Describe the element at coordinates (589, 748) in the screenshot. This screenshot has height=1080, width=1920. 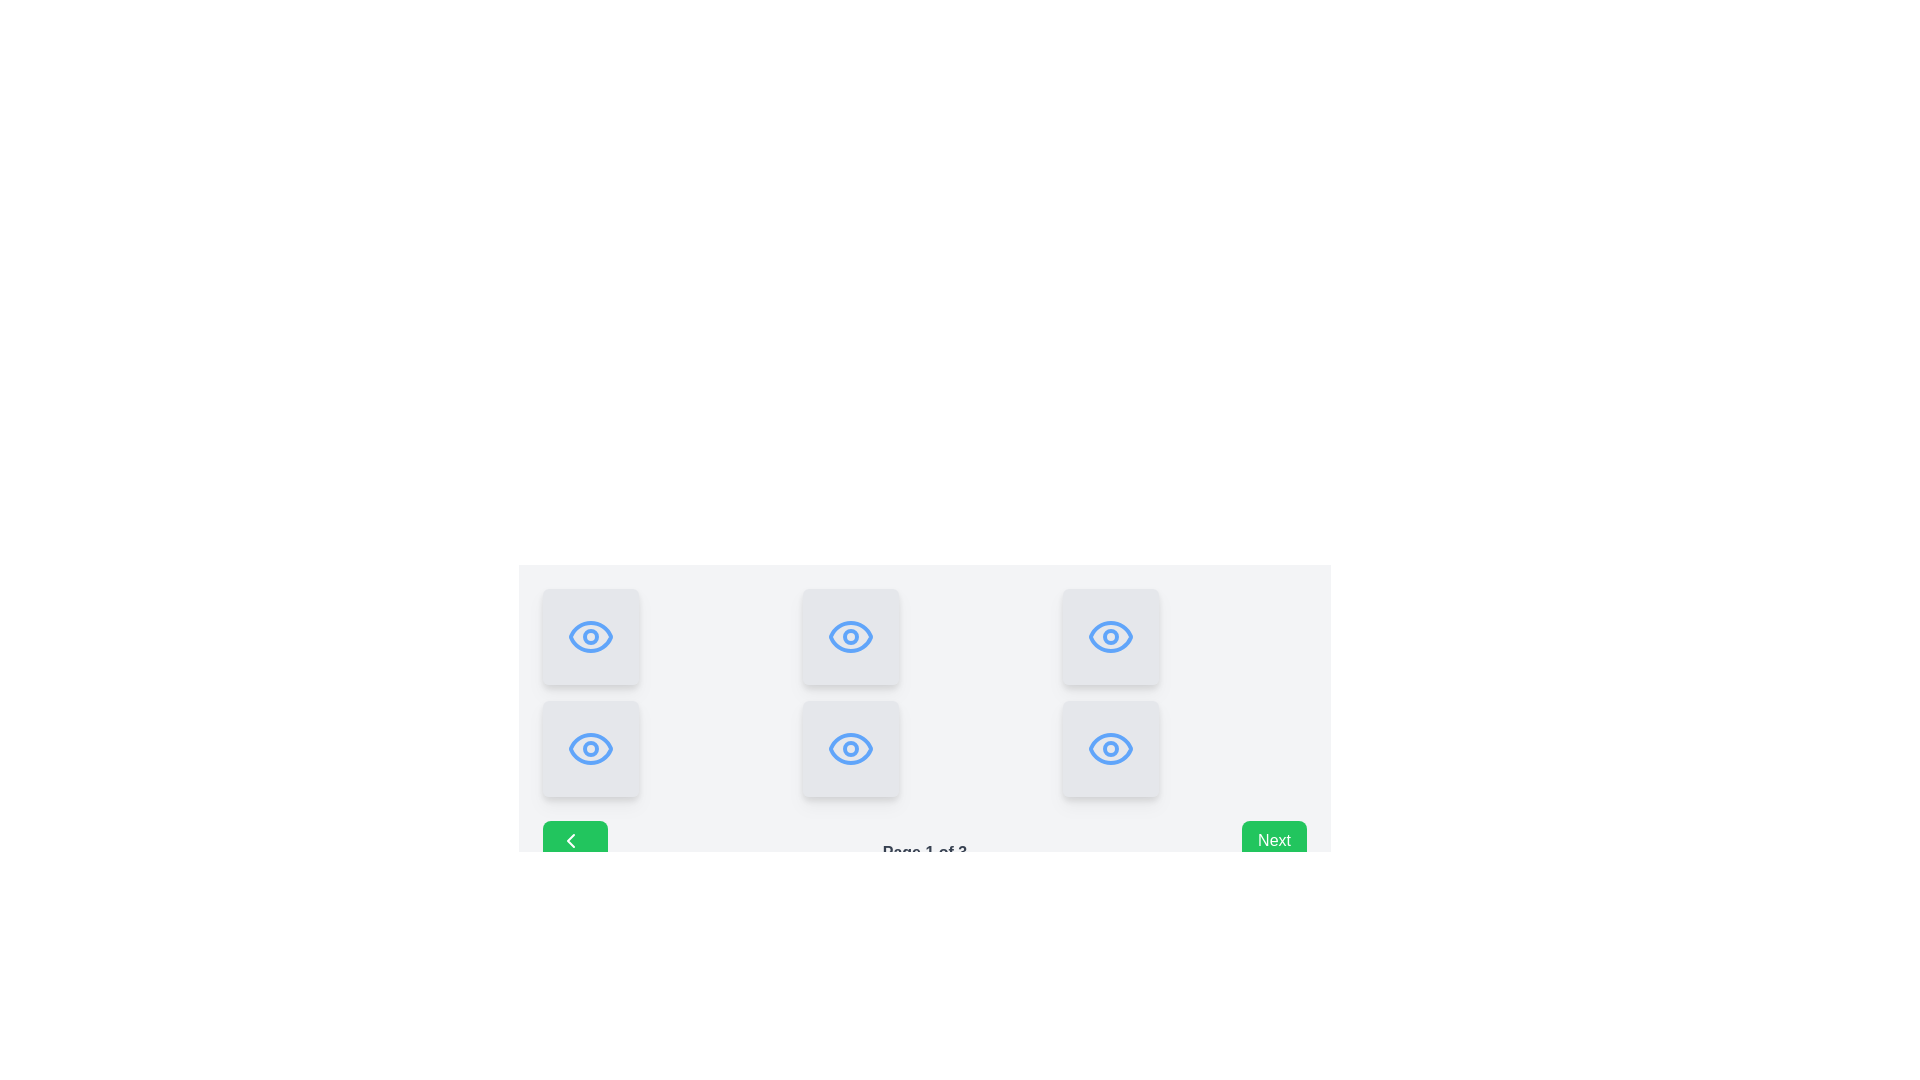
I see `the eye-shaped icon with a blue outline` at that location.